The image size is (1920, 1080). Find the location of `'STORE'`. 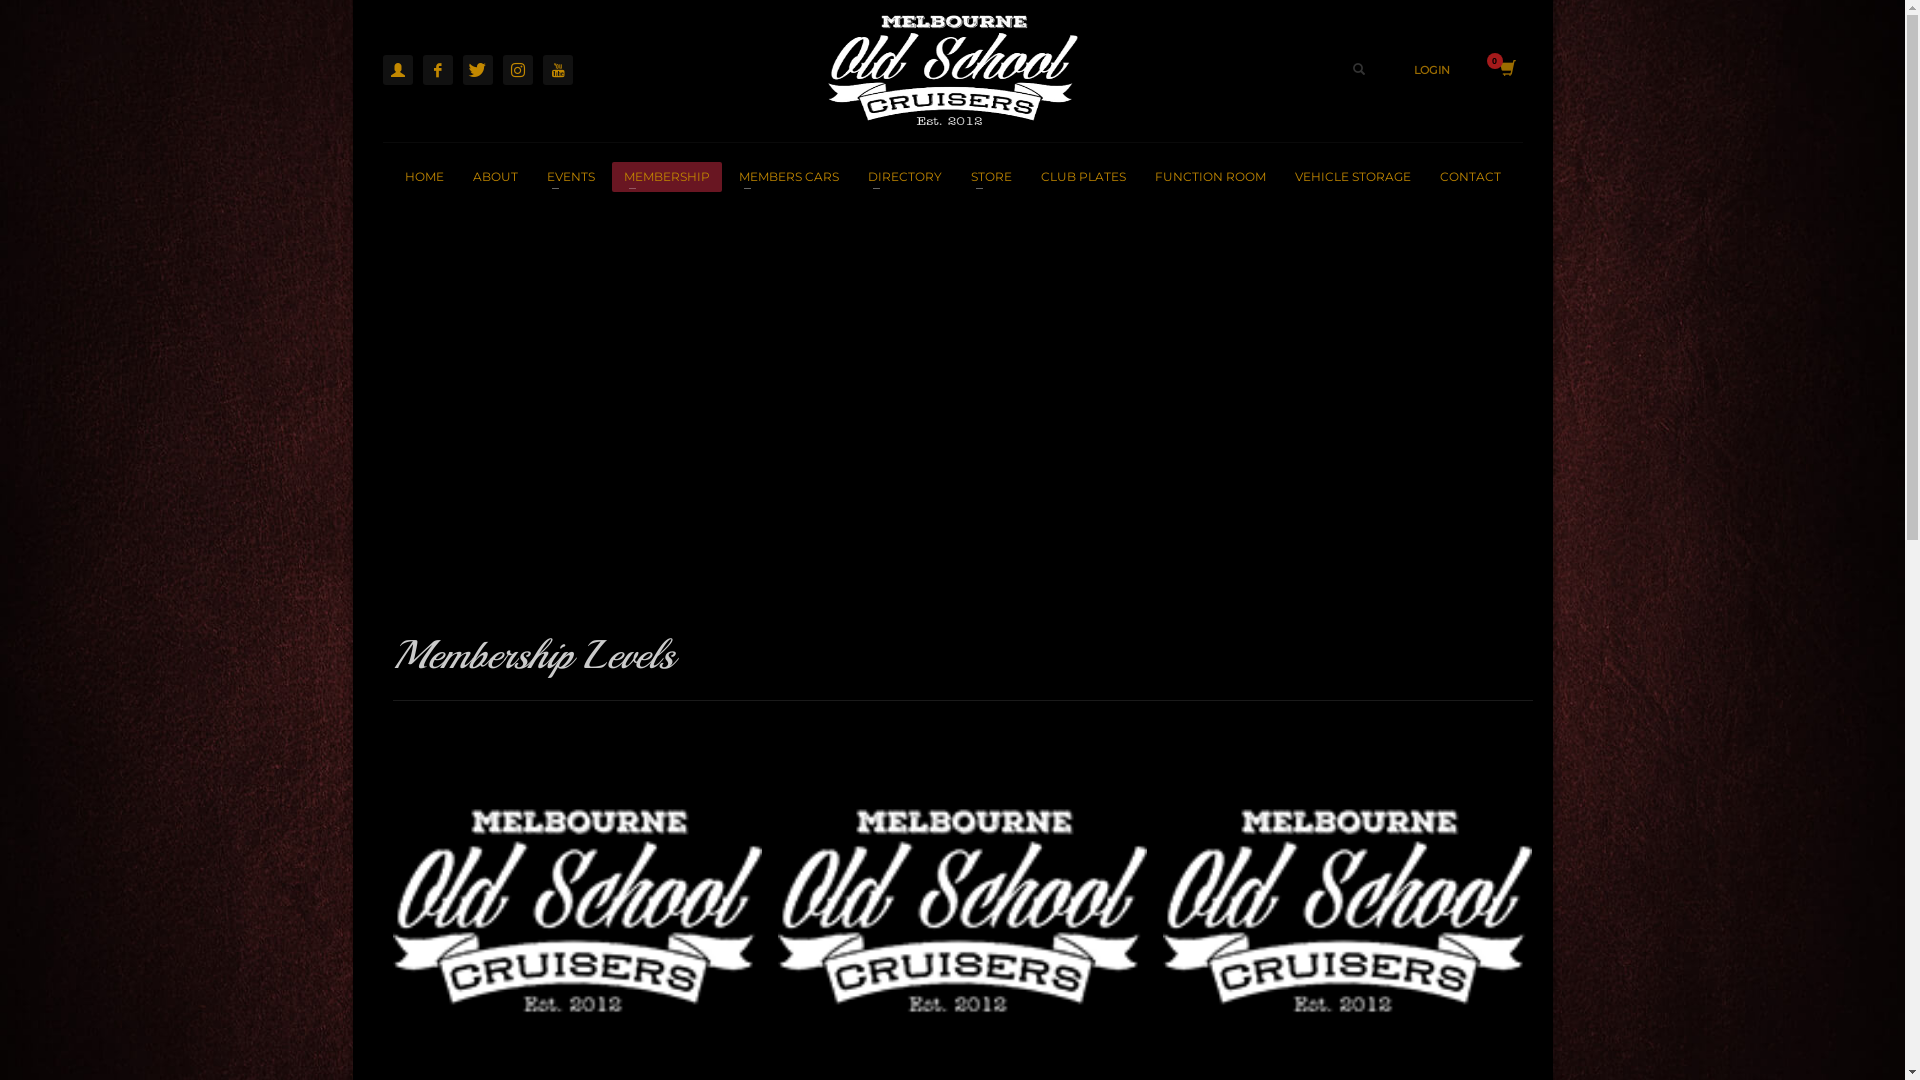

'STORE' is located at coordinates (990, 175).